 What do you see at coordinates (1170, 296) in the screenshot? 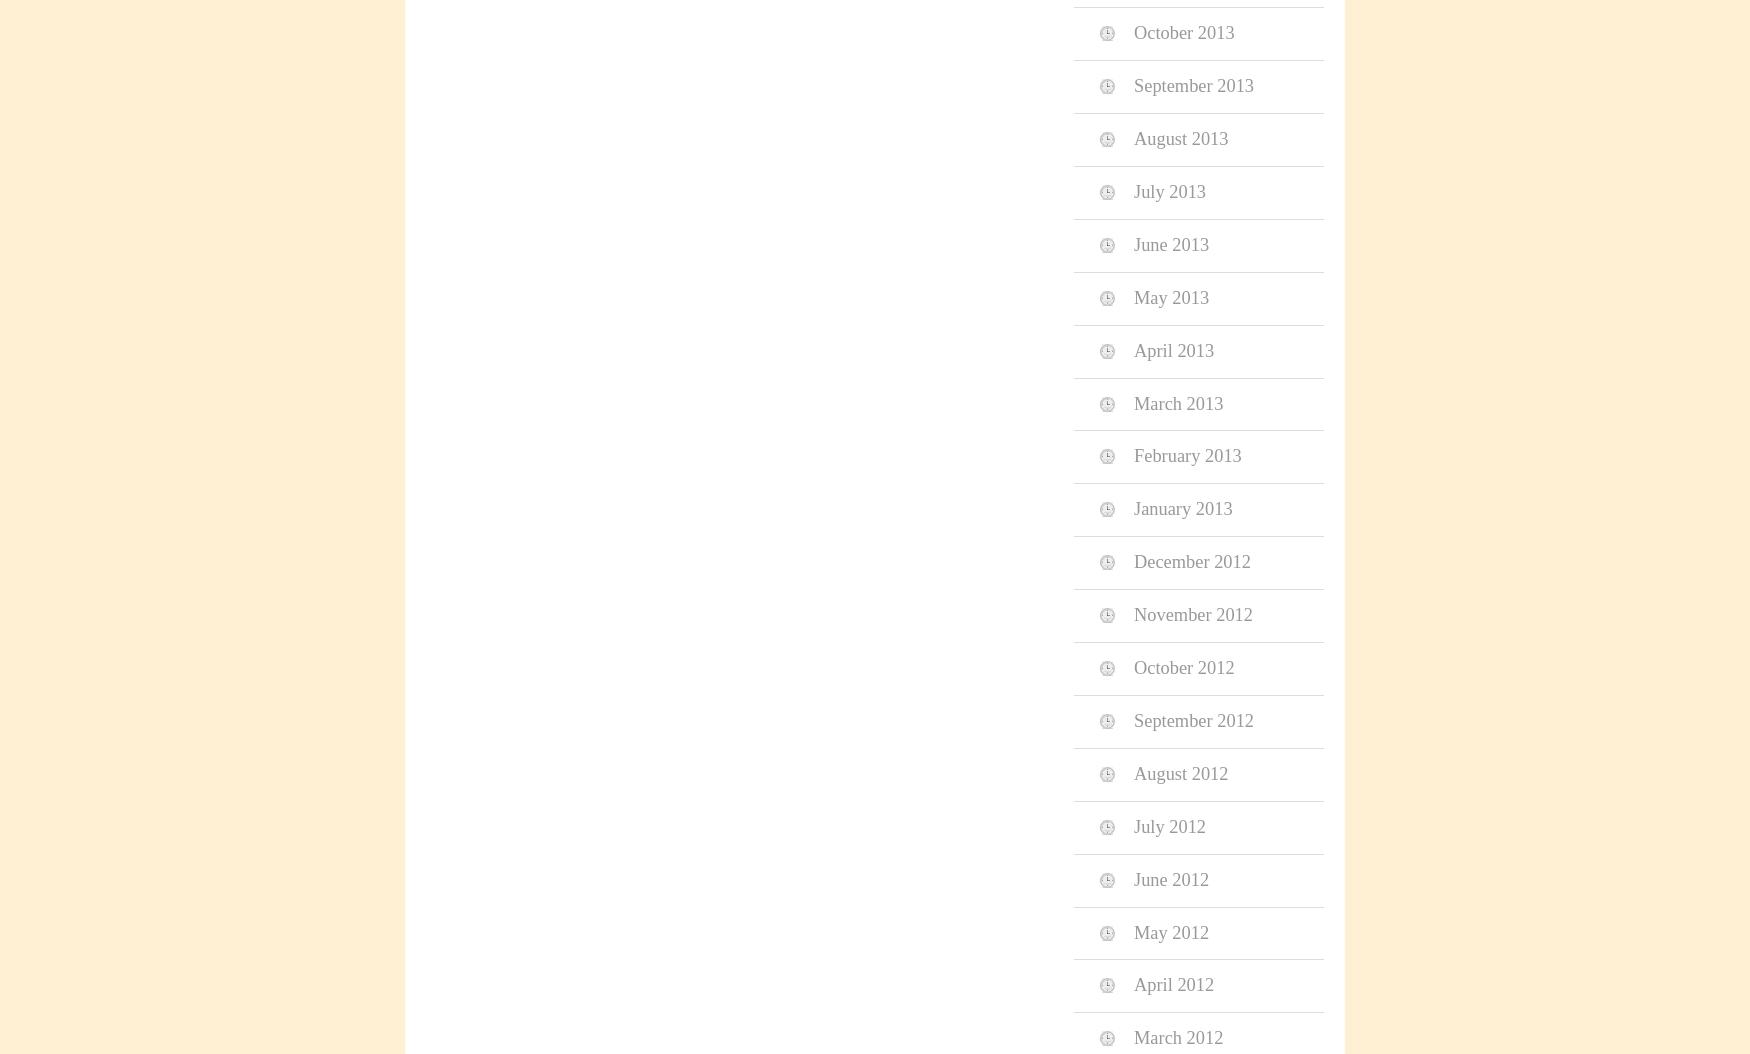
I see `'May 2013'` at bounding box center [1170, 296].